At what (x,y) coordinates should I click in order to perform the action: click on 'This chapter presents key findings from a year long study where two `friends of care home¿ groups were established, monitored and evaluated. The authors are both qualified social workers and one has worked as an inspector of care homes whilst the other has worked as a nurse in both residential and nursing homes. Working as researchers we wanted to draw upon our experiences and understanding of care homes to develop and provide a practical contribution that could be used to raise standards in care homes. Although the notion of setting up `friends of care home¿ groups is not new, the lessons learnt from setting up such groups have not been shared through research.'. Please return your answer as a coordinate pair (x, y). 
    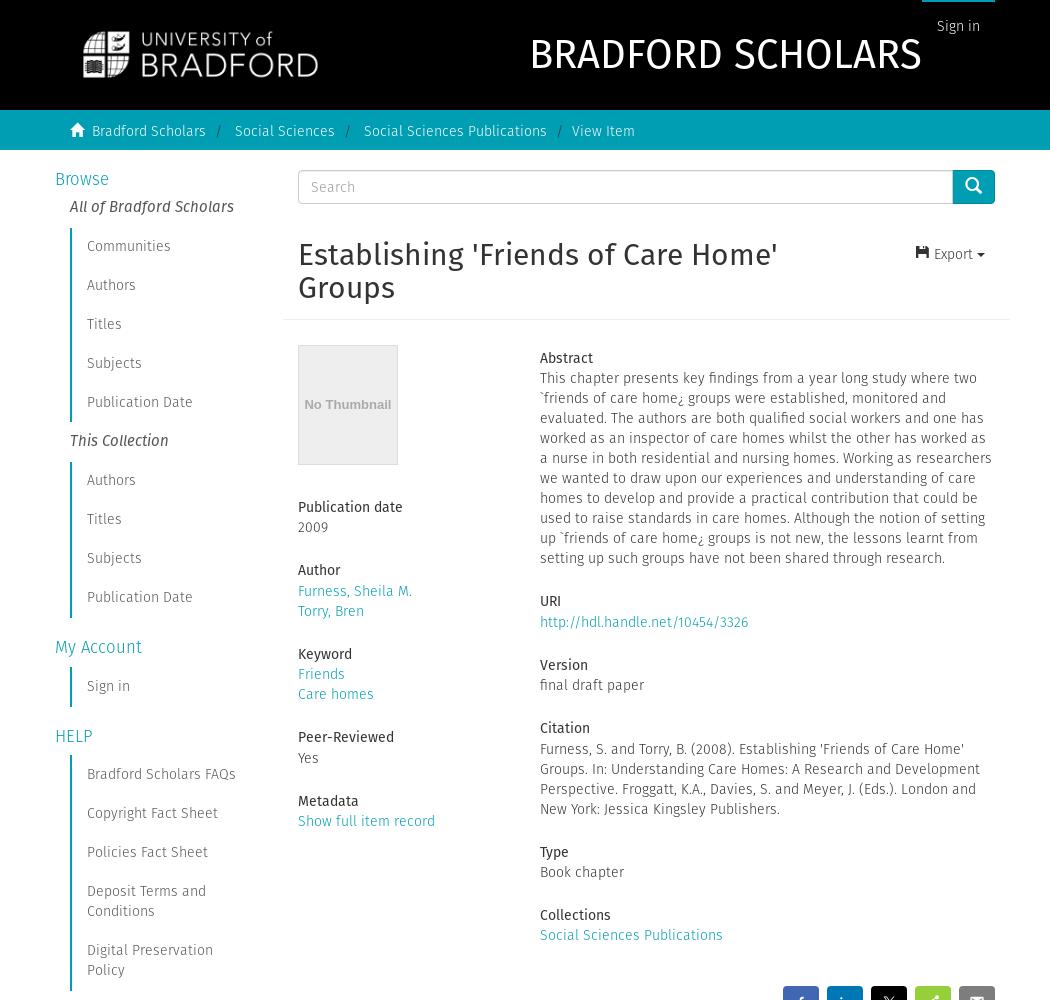
    Looking at the image, I should click on (765, 467).